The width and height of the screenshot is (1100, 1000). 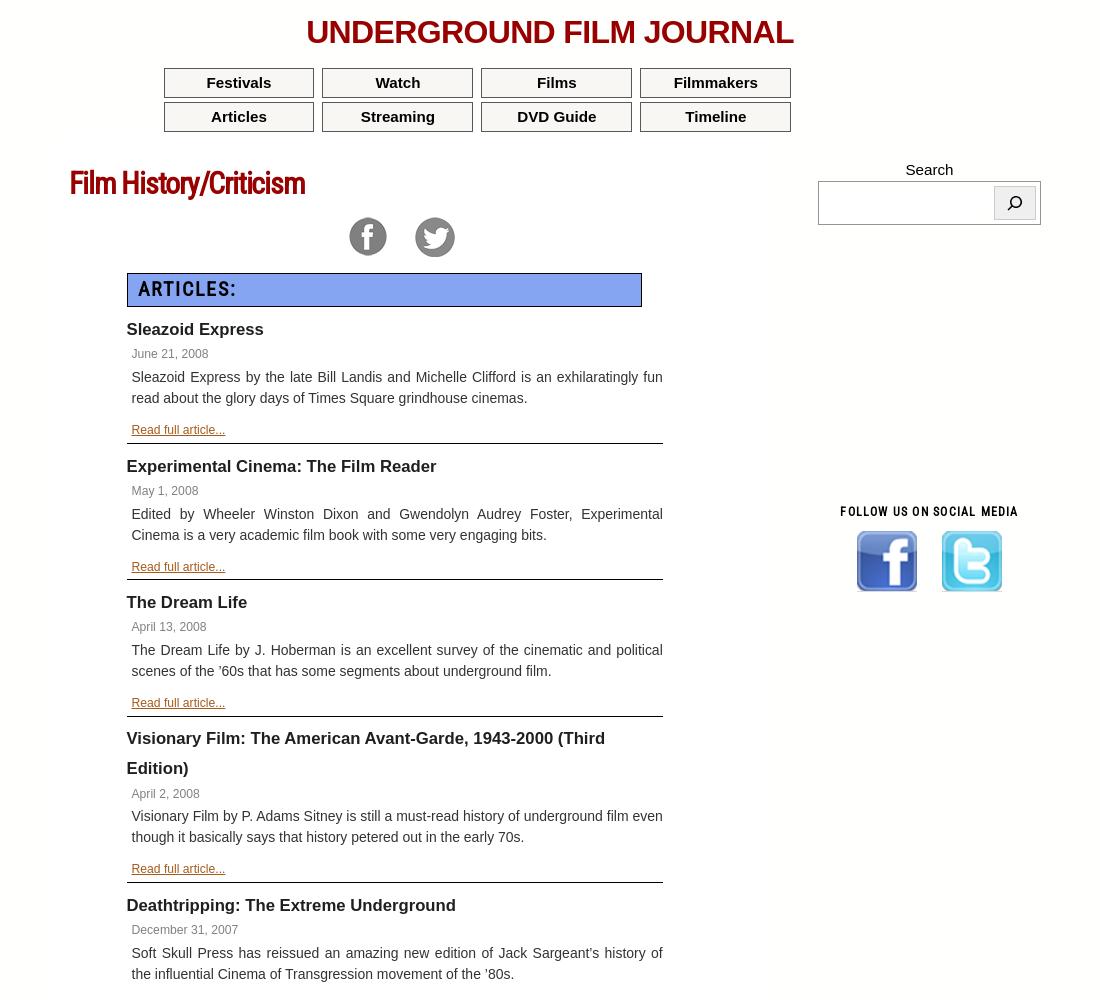 What do you see at coordinates (168, 353) in the screenshot?
I see `'June 21, 2008'` at bounding box center [168, 353].